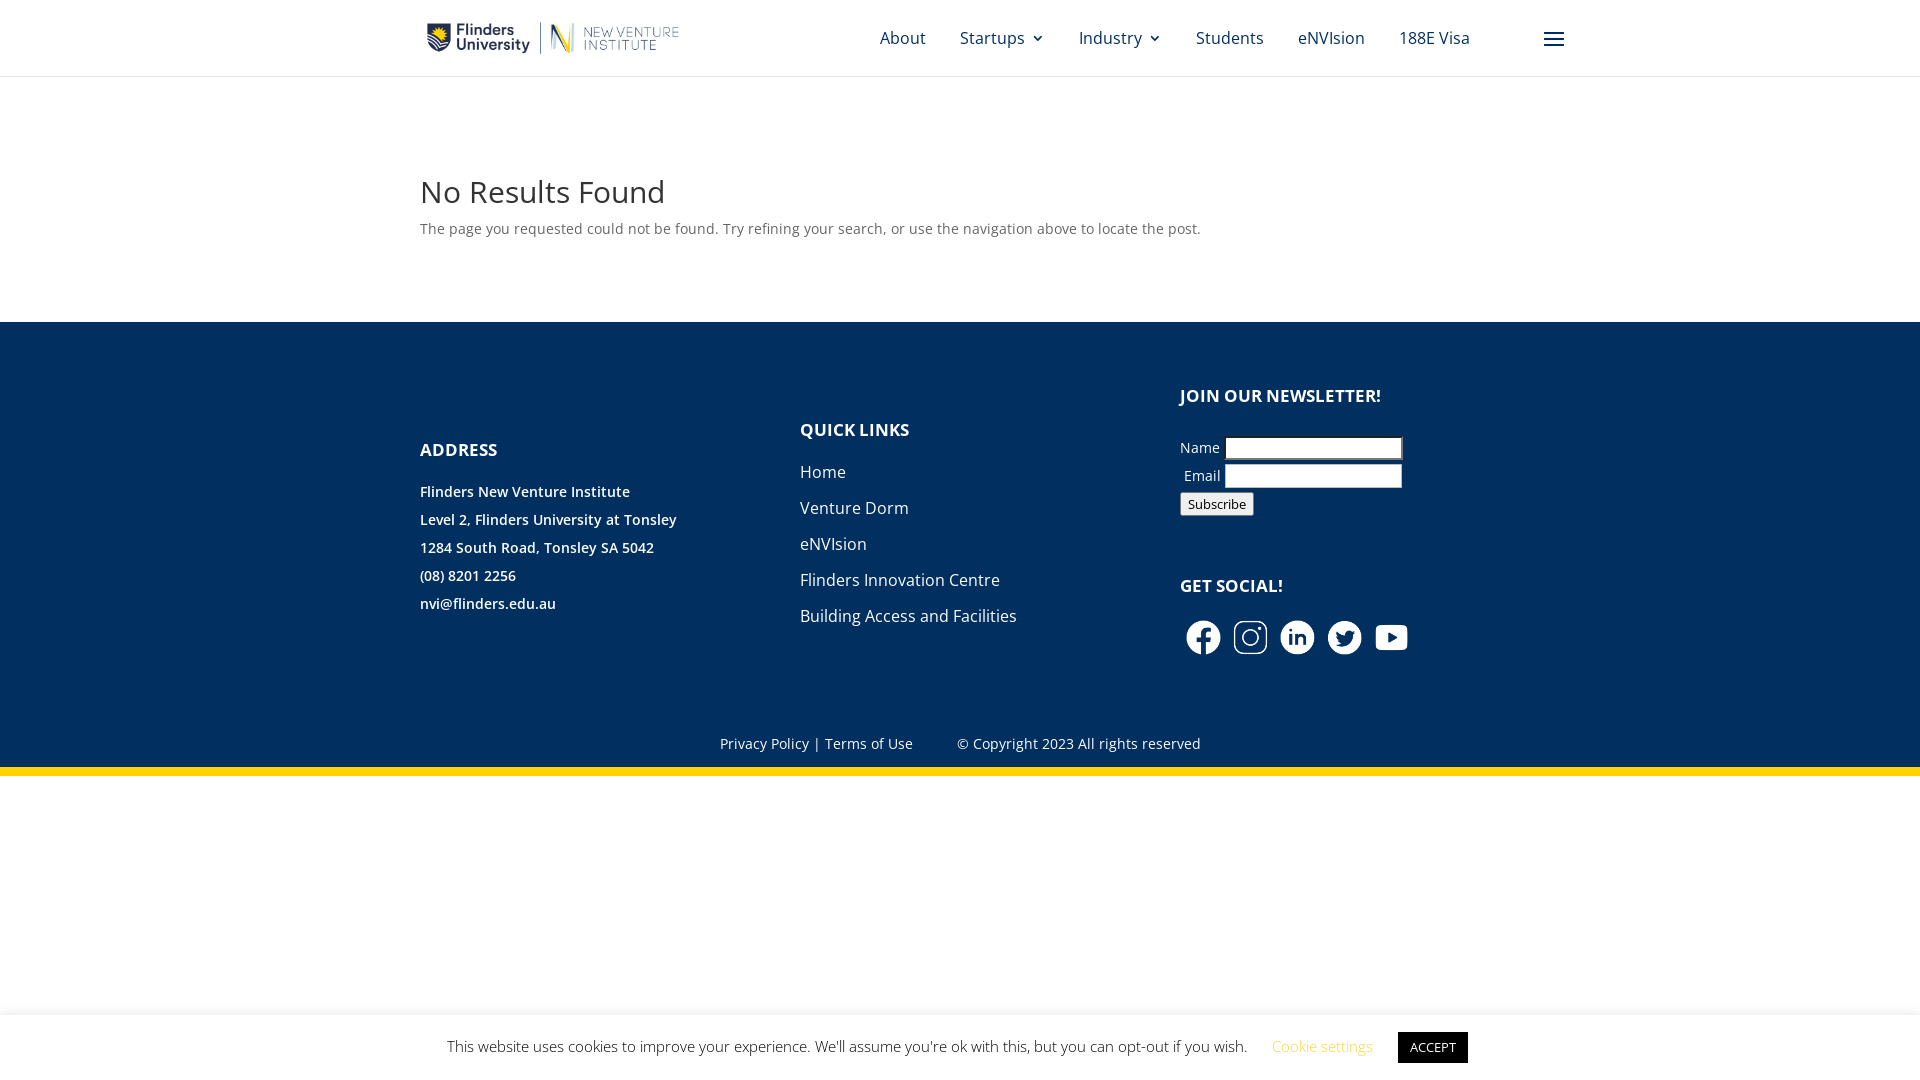  What do you see at coordinates (854, 507) in the screenshot?
I see `'Venture Dorm'` at bounding box center [854, 507].